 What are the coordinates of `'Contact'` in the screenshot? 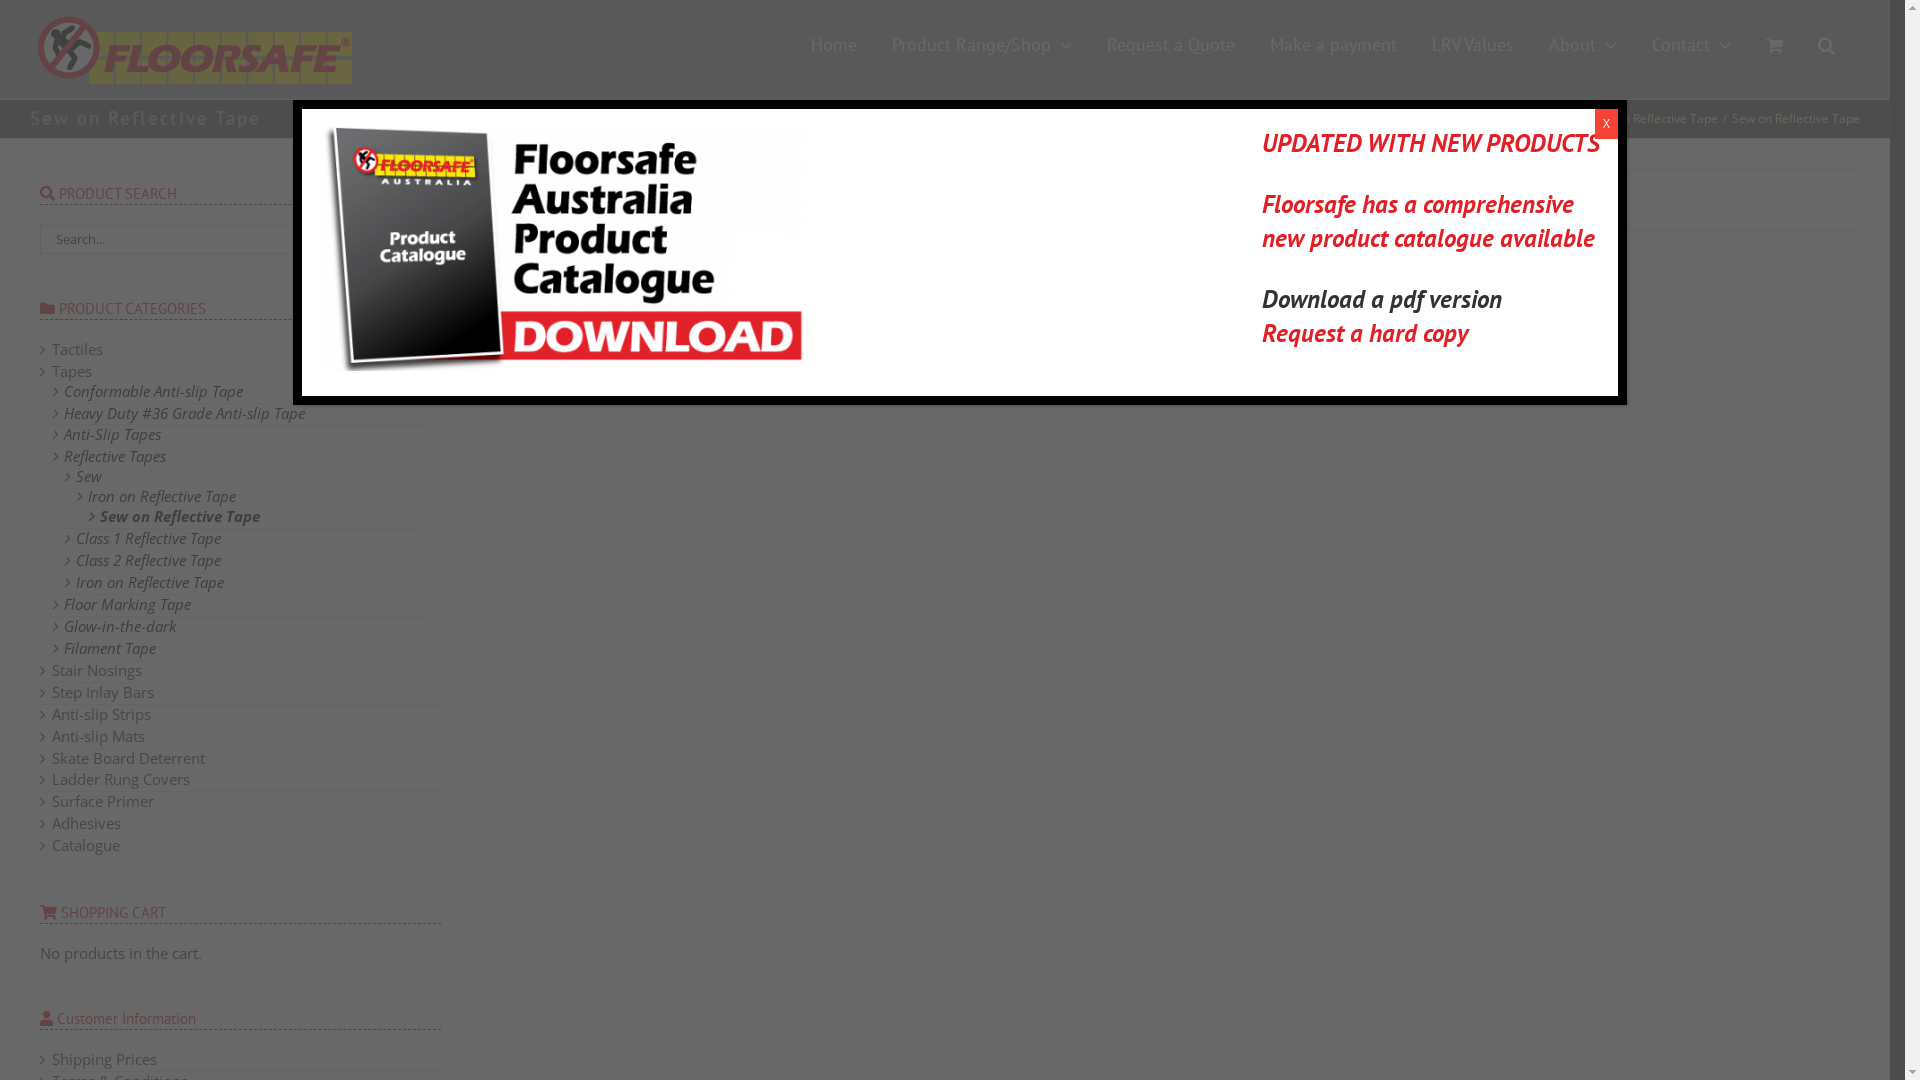 It's located at (1690, 45).